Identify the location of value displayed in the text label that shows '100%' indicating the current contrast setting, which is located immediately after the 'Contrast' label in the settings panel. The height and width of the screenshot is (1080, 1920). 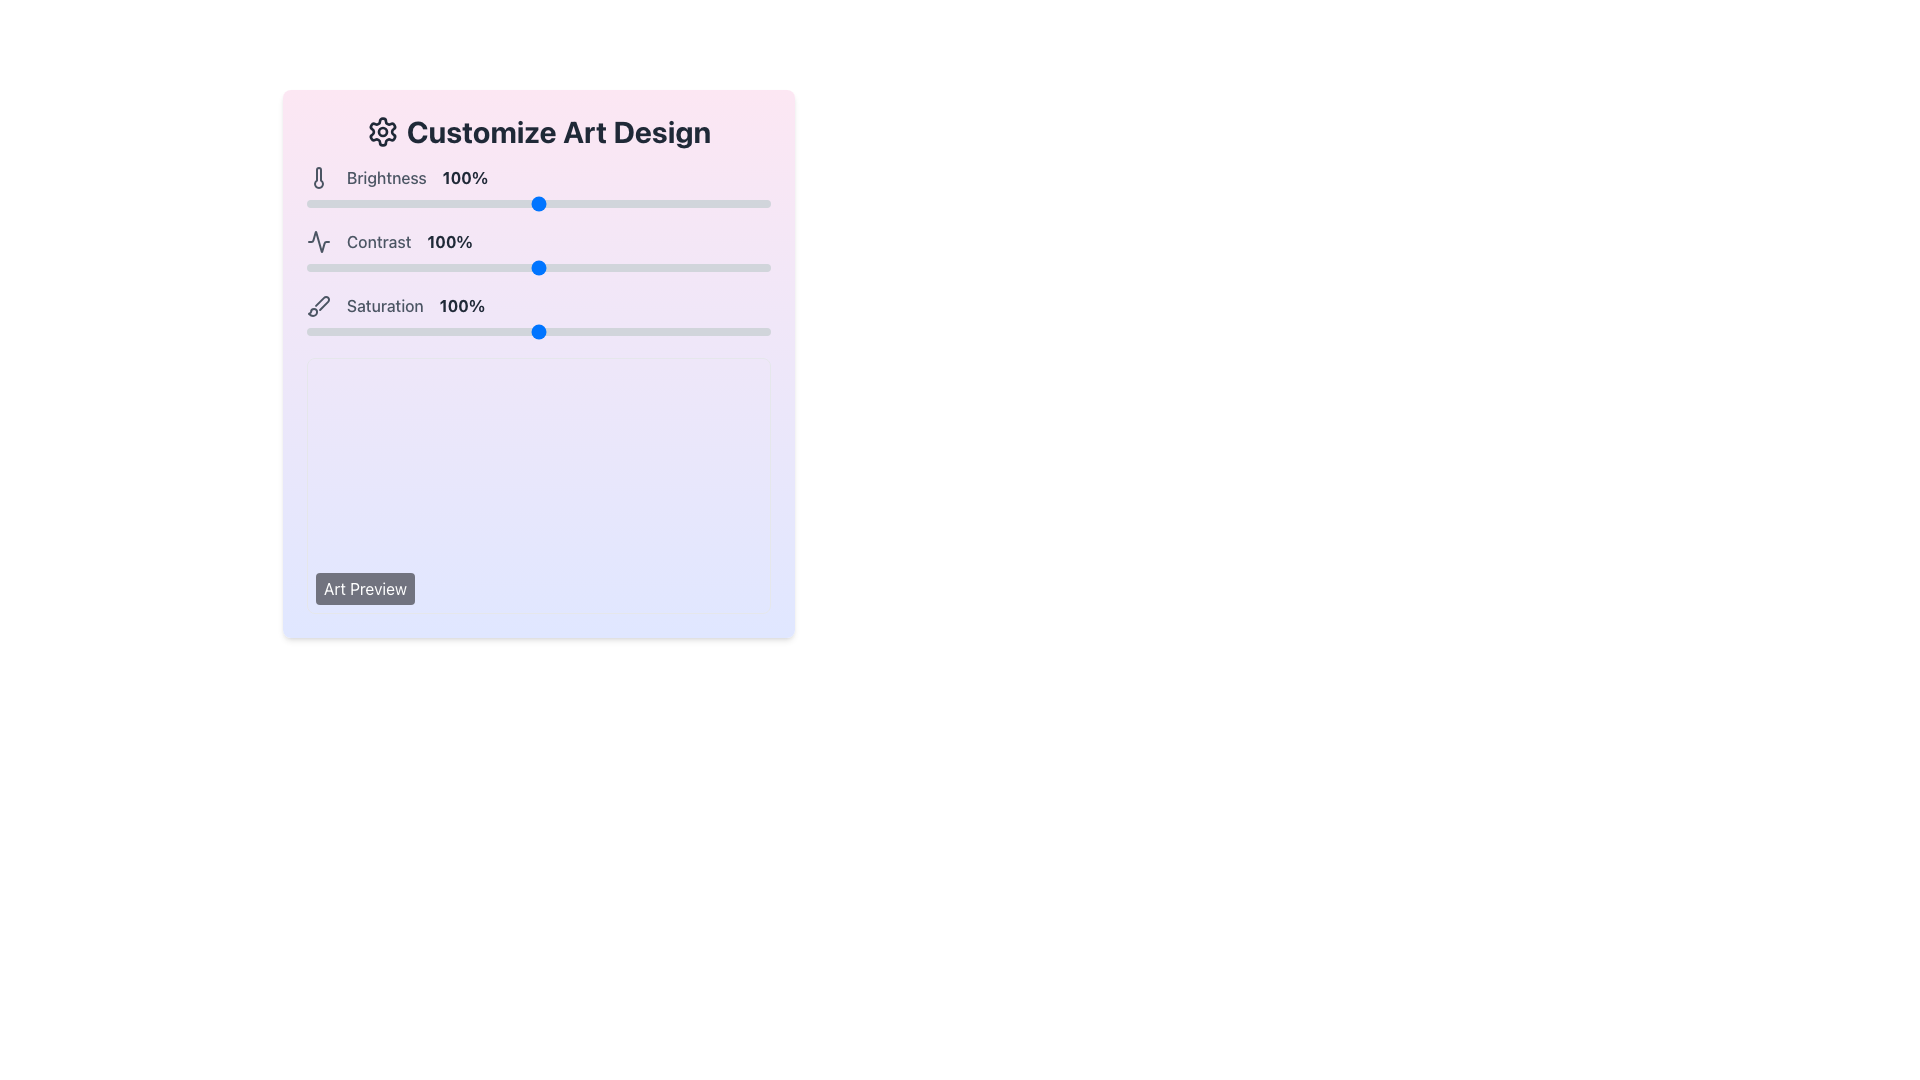
(449, 241).